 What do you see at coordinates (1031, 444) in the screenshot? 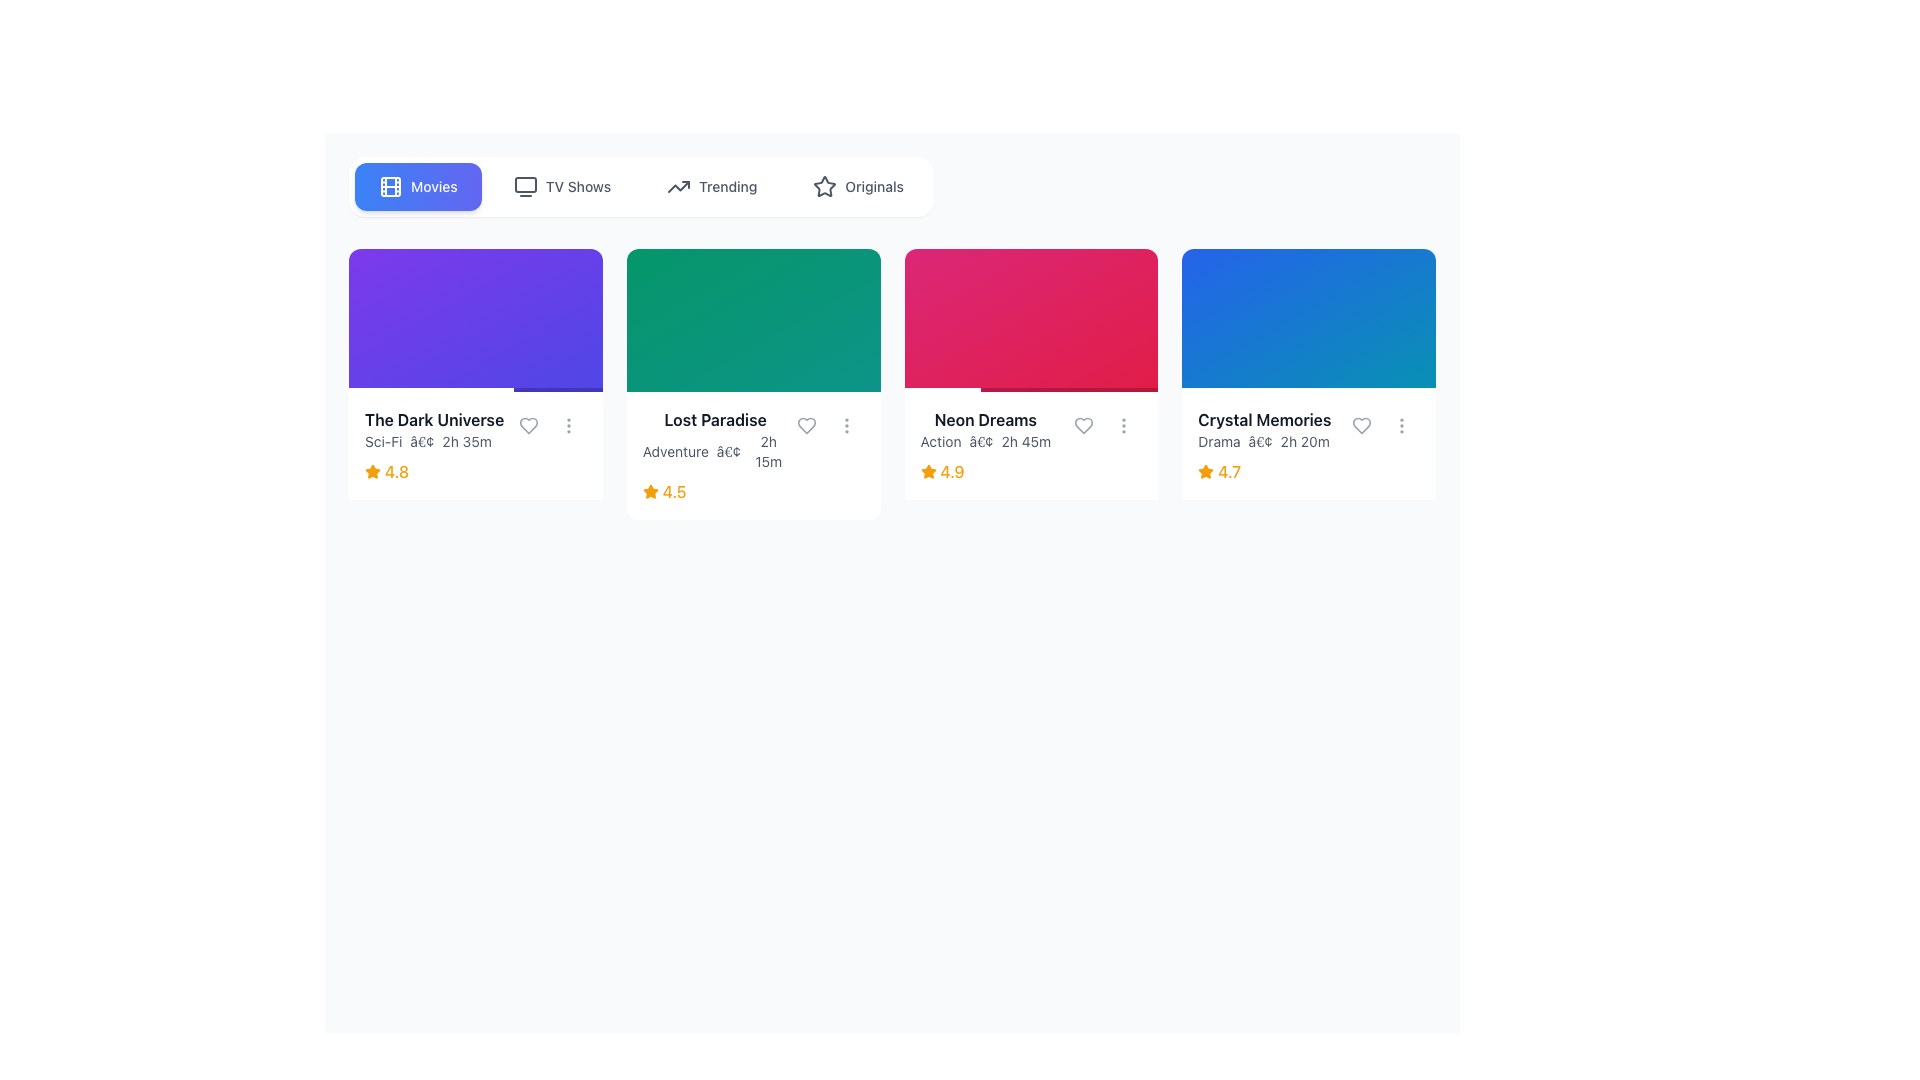
I see `keyboard navigation` at bounding box center [1031, 444].